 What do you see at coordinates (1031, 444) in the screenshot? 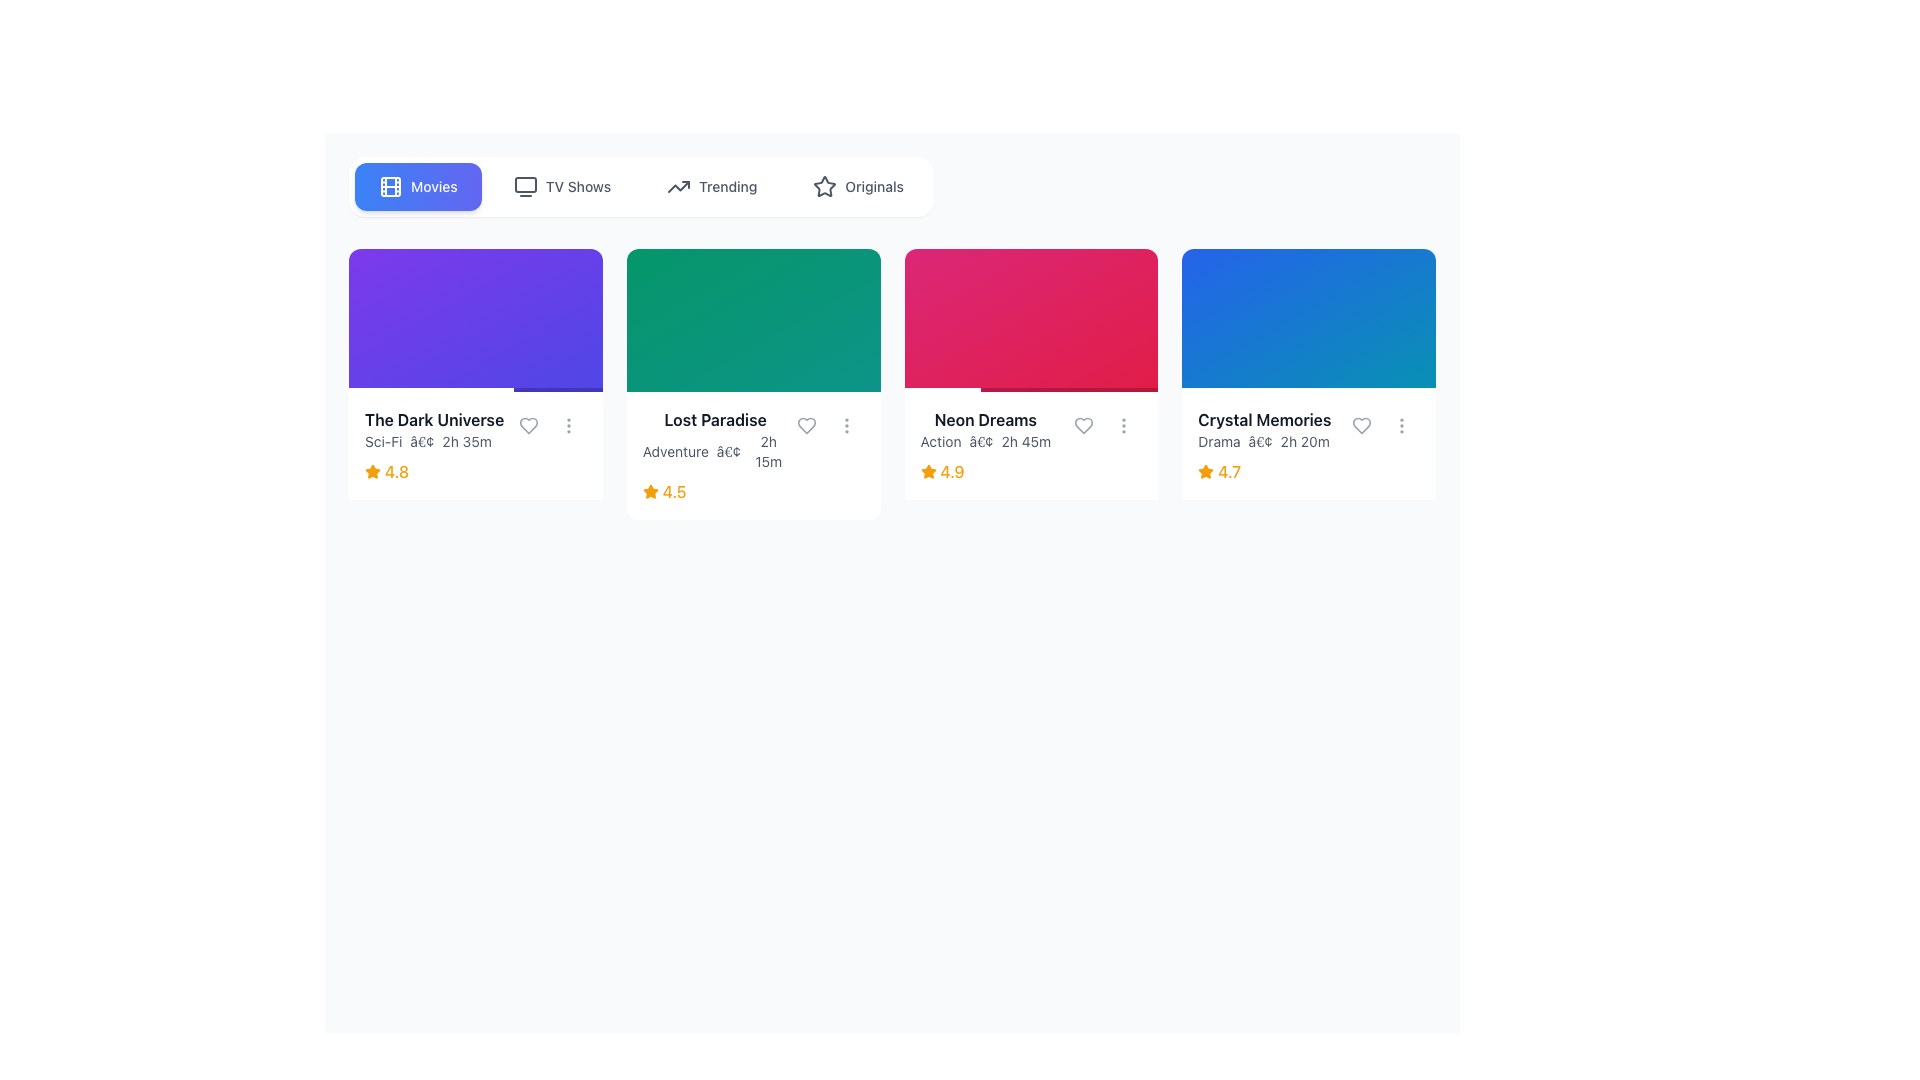
I see `keyboard navigation` at bounding box center [1031, 444].